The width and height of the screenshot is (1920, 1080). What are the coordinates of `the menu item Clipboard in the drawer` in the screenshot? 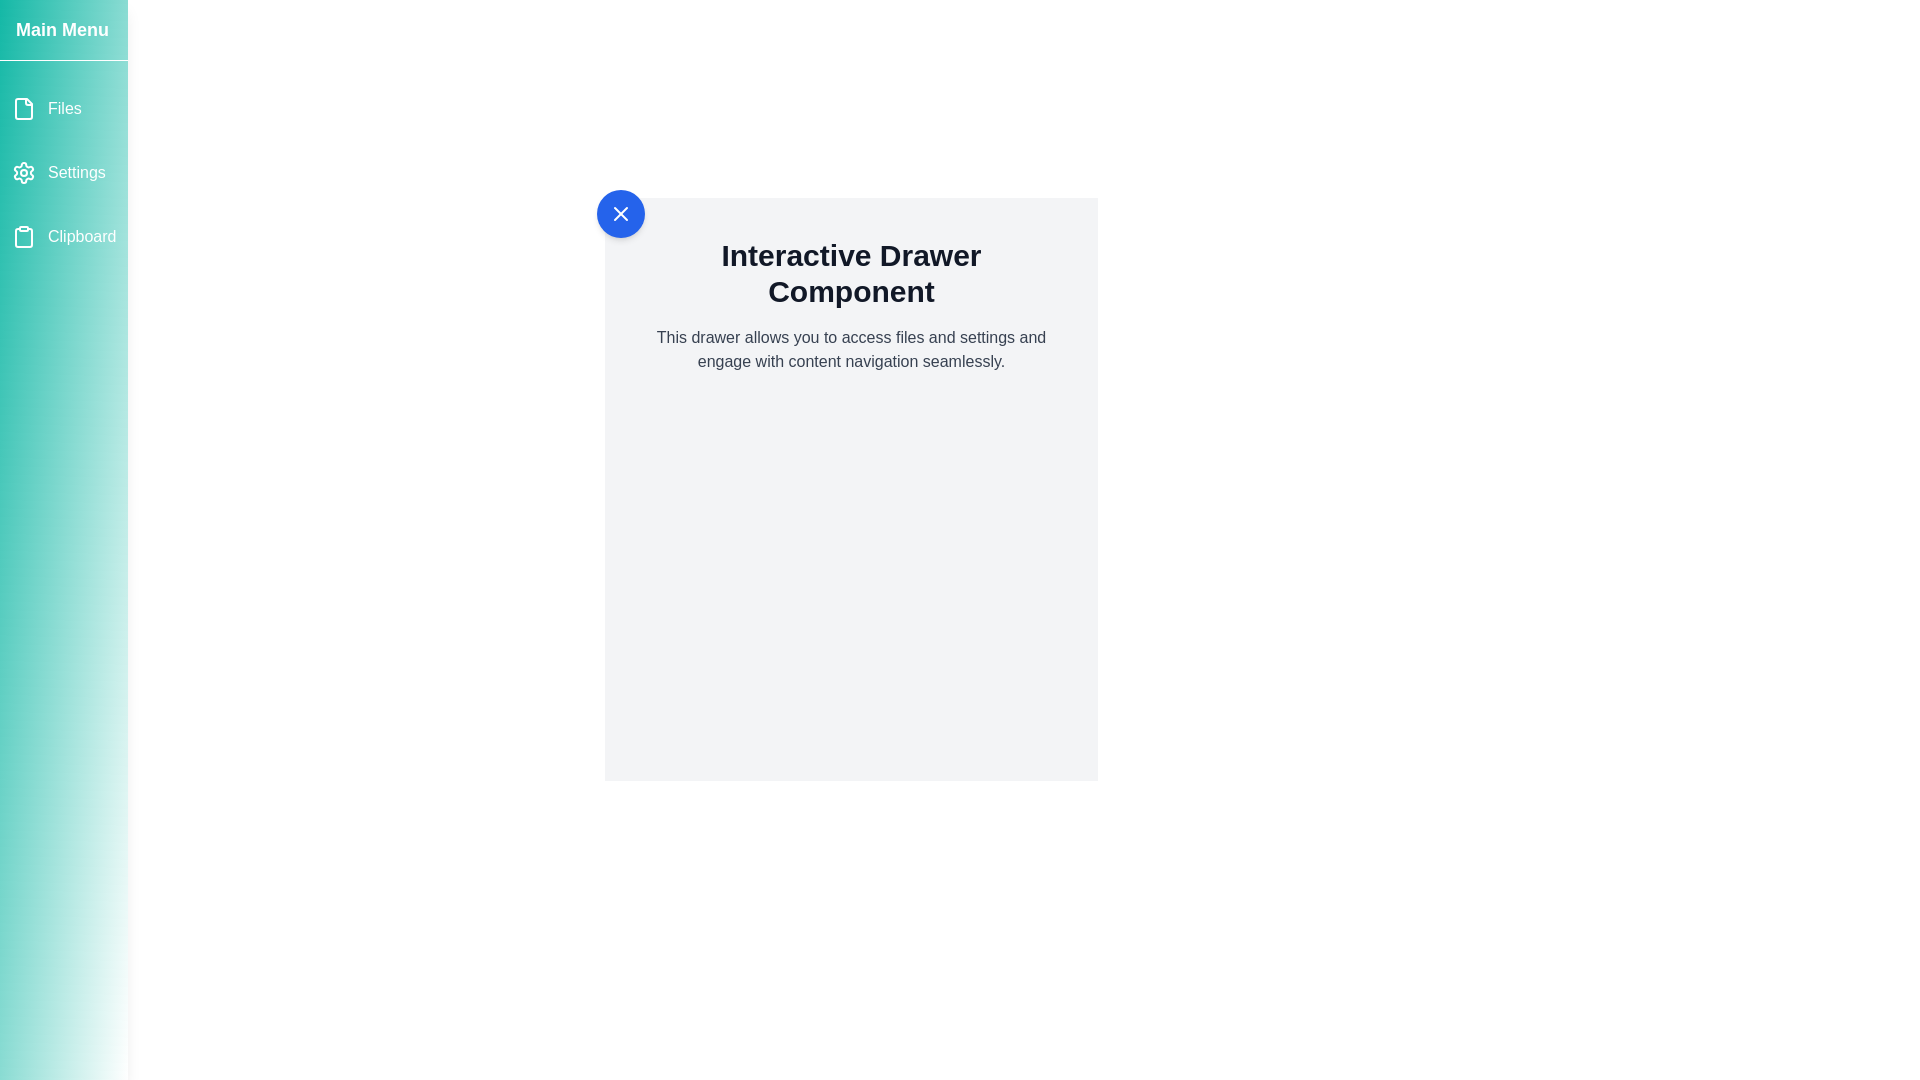 It's located at (63, 235).